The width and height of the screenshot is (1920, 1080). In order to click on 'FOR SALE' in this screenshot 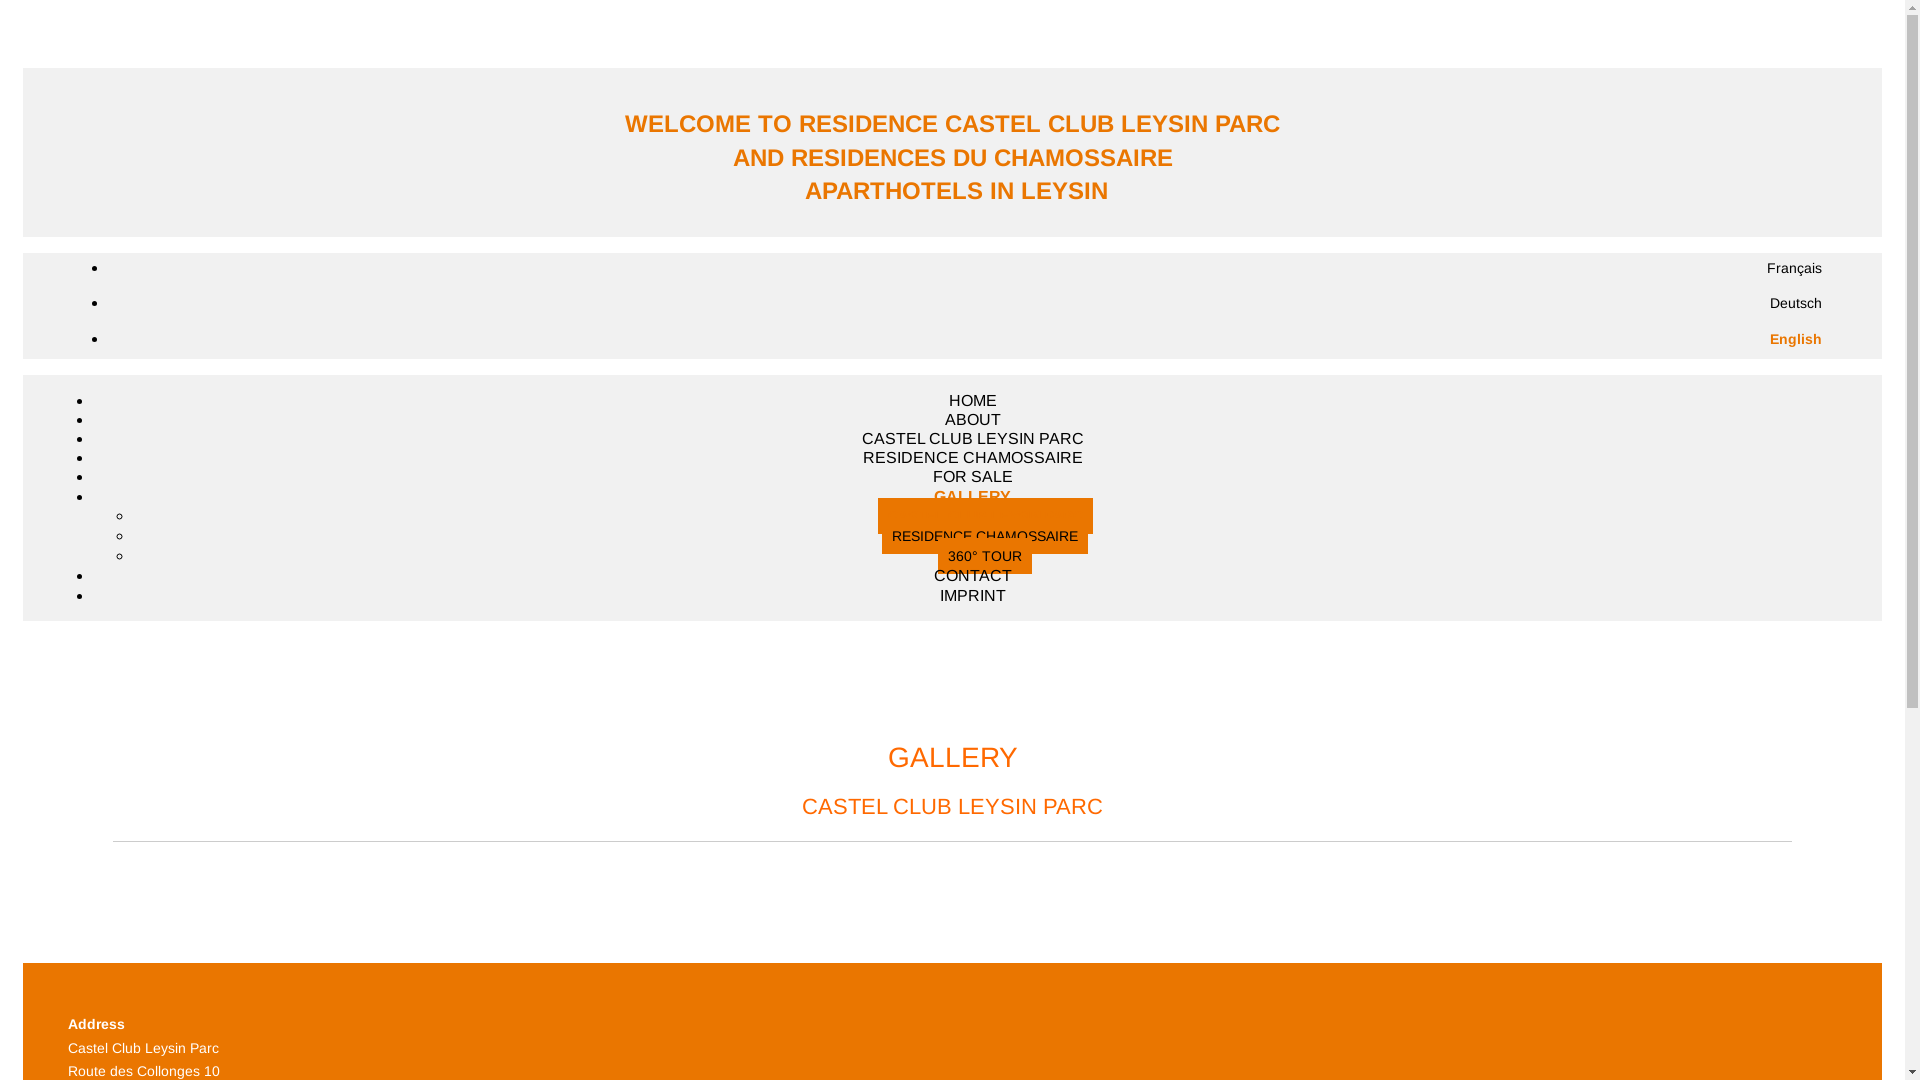, I will do `click(971, 476)`.